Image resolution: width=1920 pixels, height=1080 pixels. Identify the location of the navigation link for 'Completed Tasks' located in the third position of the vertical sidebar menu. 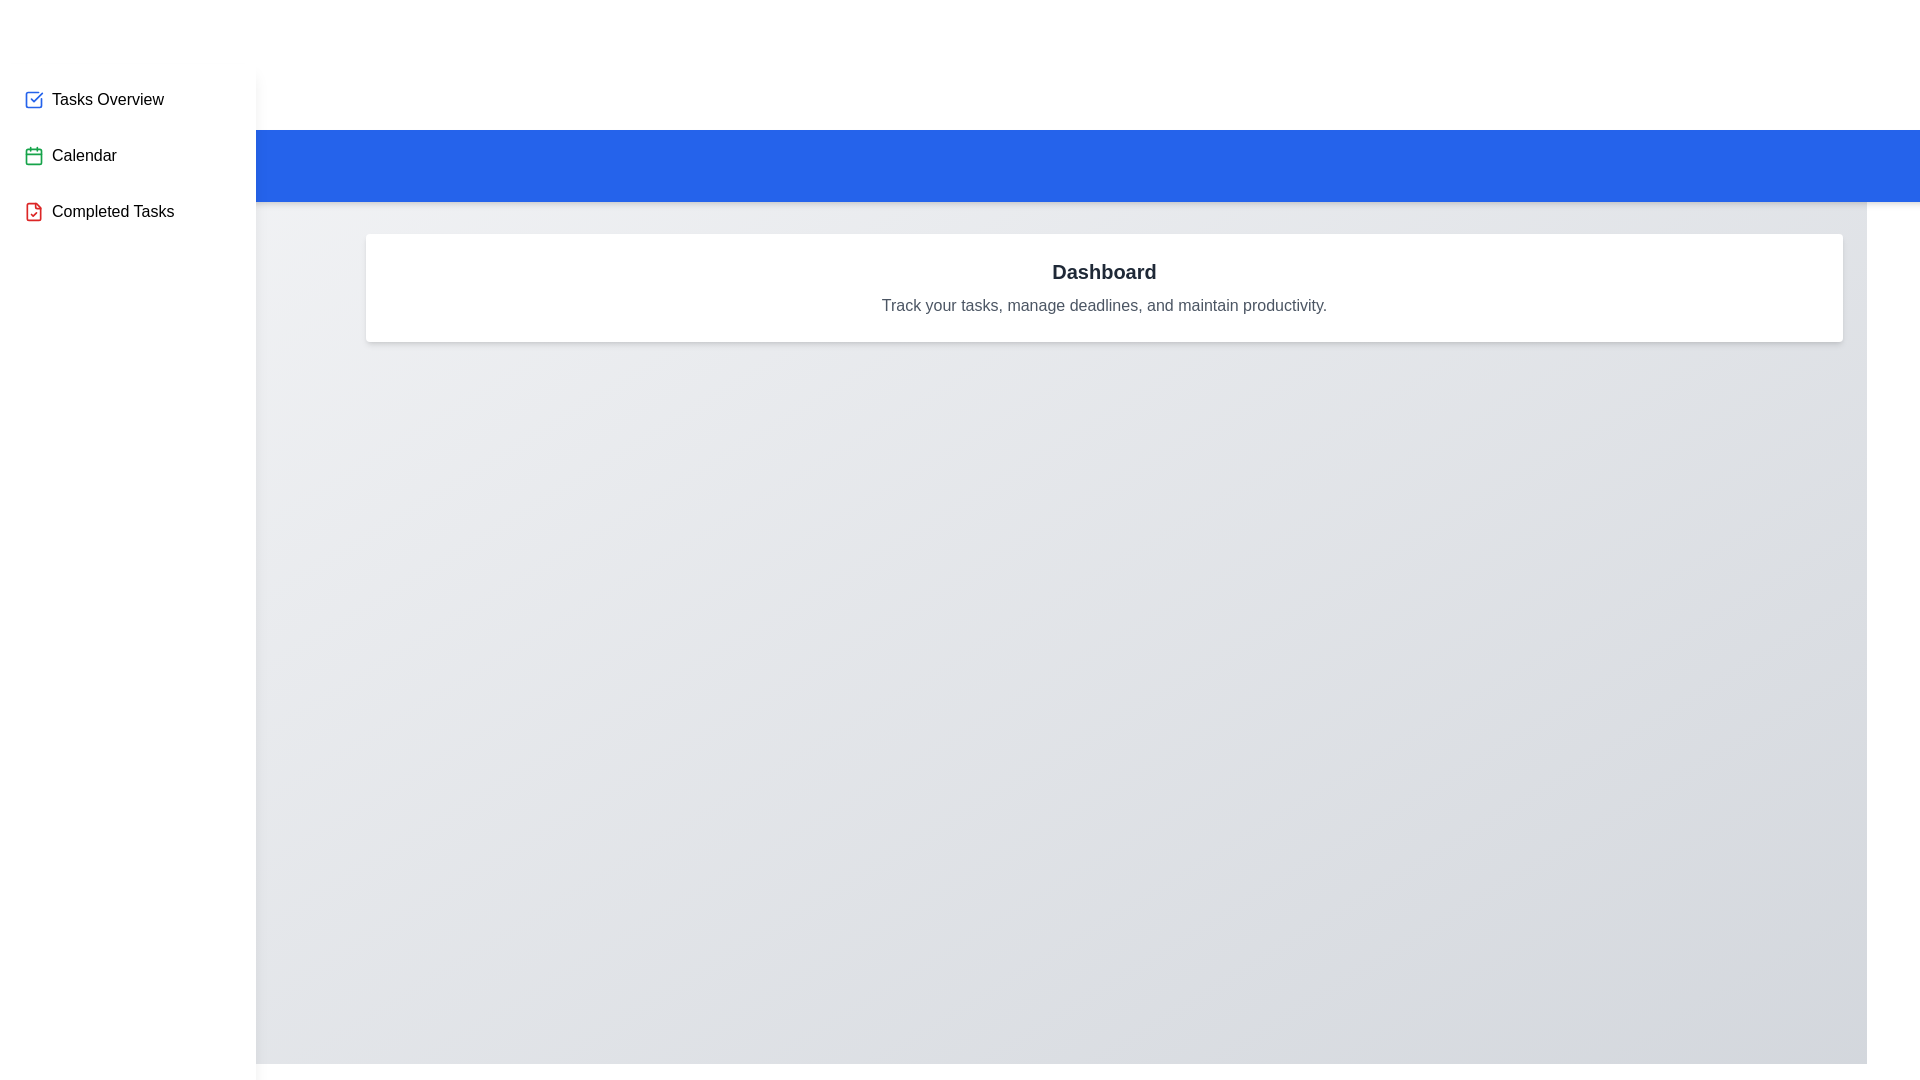
(98, 212).